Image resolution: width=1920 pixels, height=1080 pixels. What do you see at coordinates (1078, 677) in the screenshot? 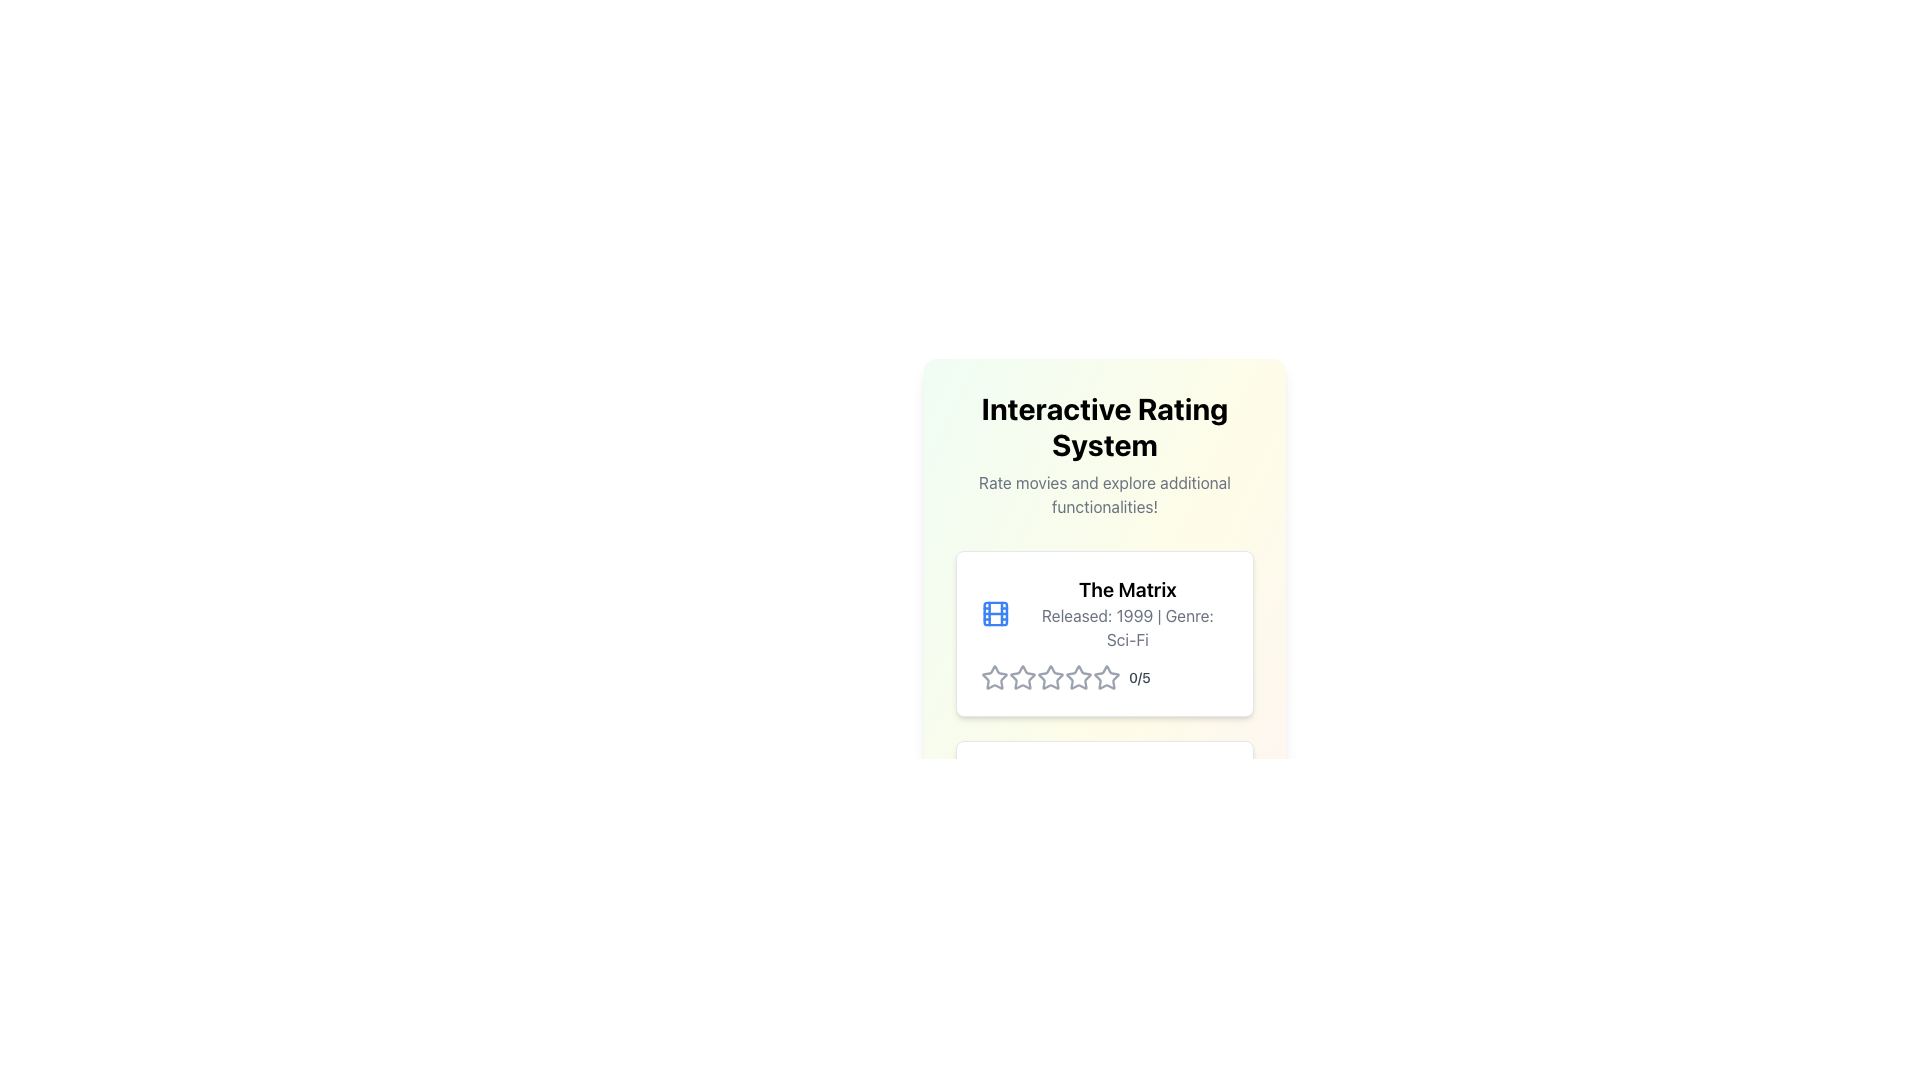
I see `the fifth star in the movie rating system located at the center-bottom of the card` at bounding box center [1078, 677].